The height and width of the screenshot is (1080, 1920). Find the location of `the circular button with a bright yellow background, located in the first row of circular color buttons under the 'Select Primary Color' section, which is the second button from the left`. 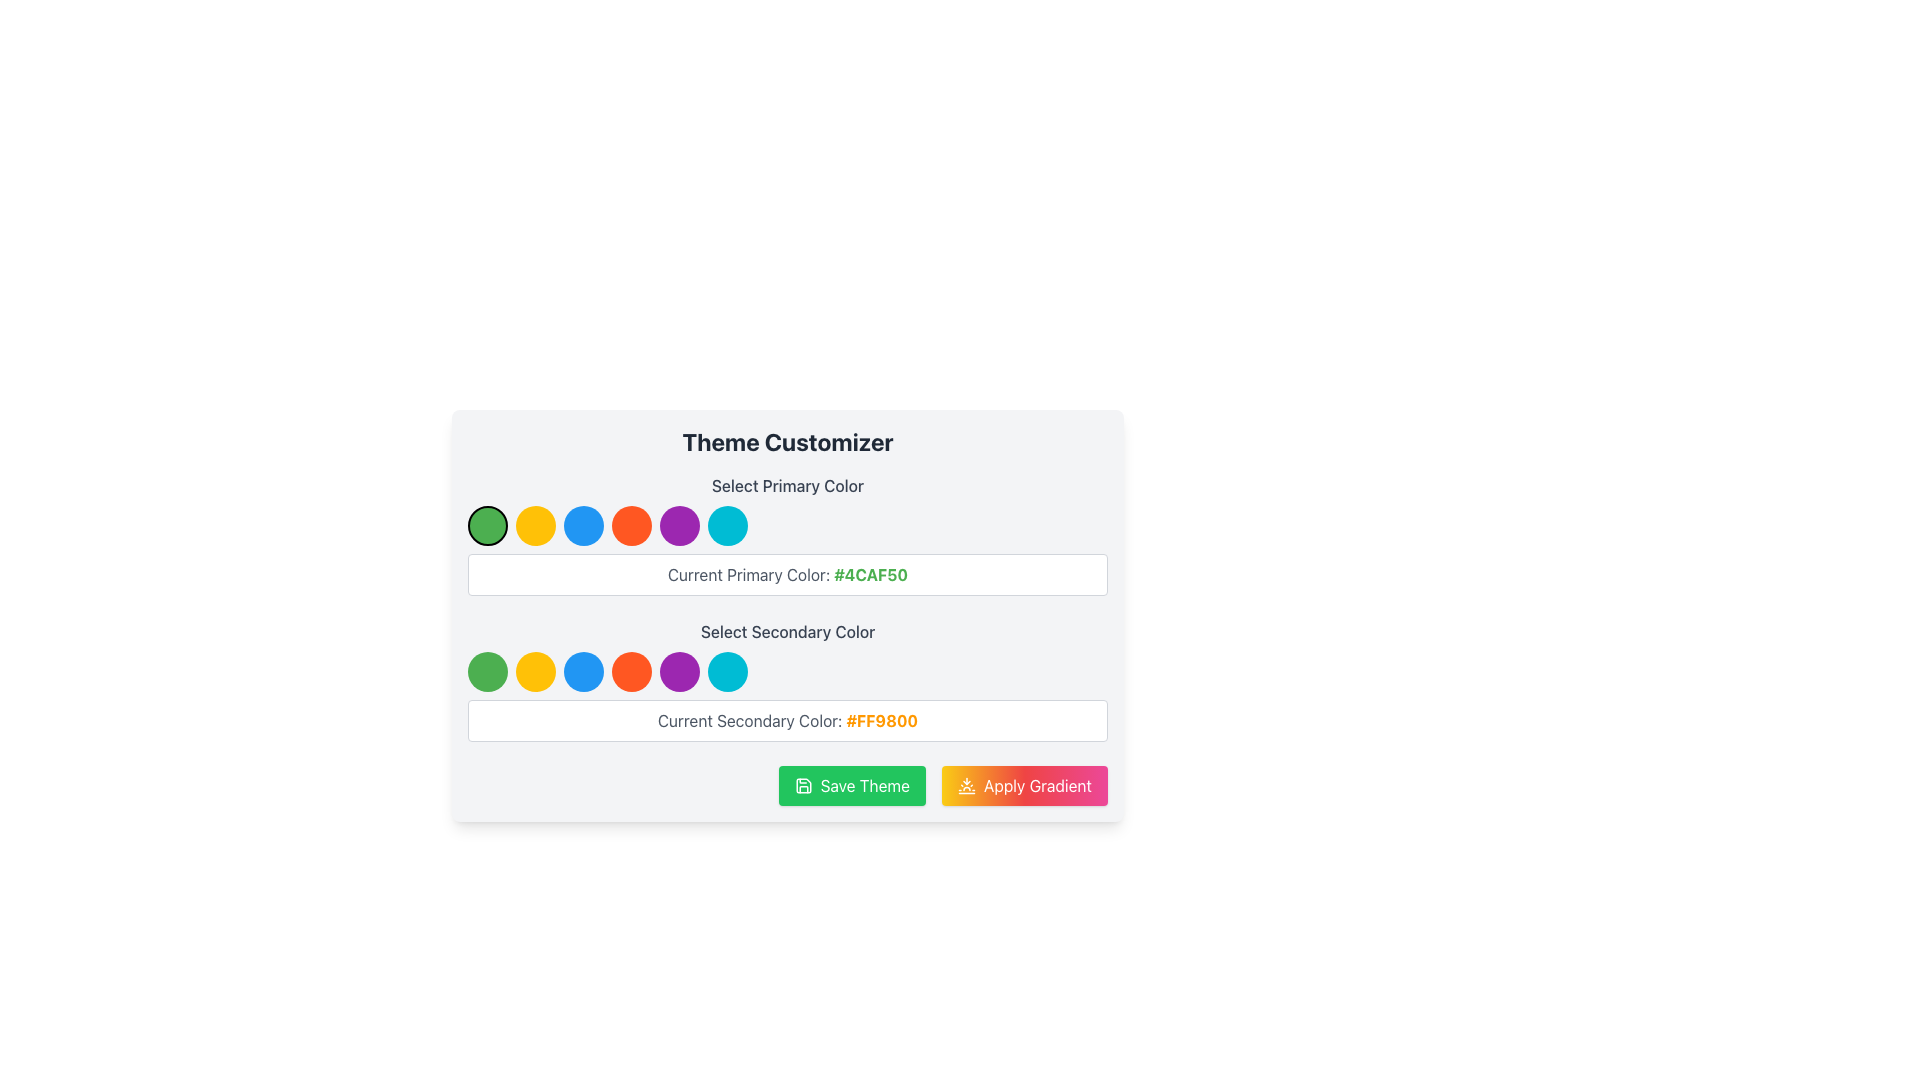

the circular button with a bright yellow background, located in the first row of circular color buttons under the 'Select Primary Color' section, which is the second button from the left is located at coordinates (536, 524).